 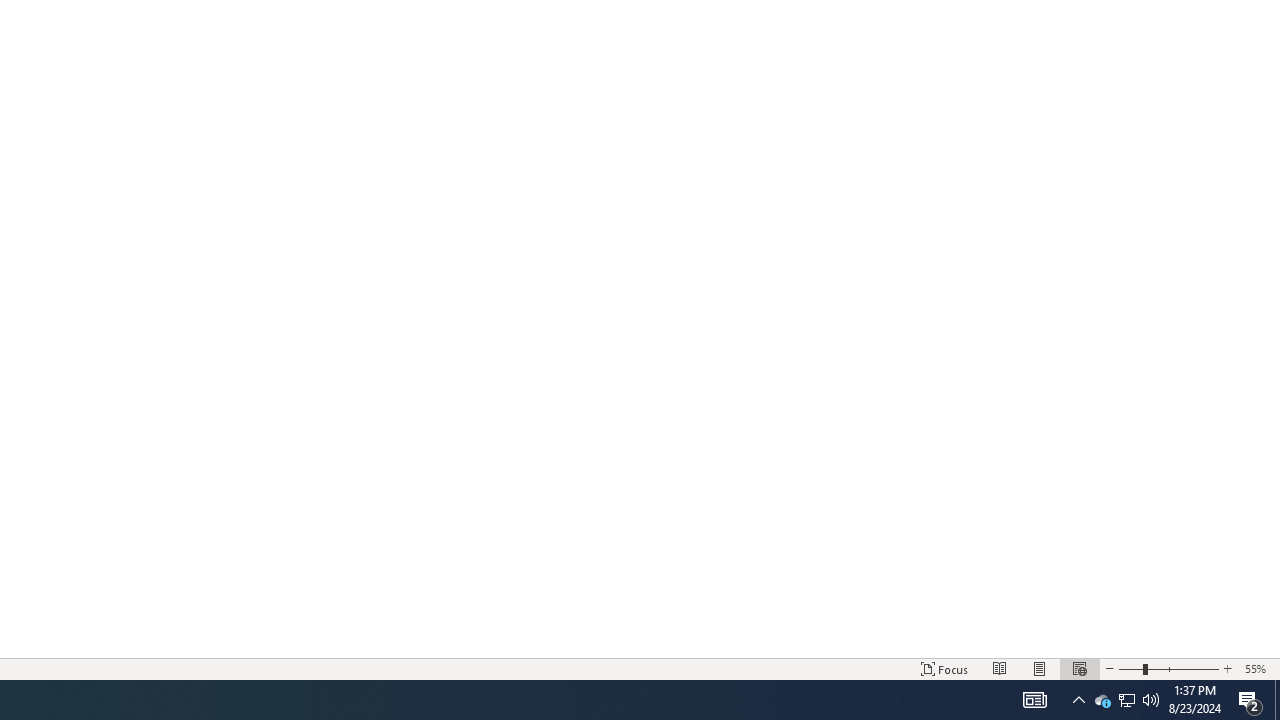 What do you see at coordinates (1168, 669) in the screenshot?
I see `'Zoom'` at bounding box center [1168, 669].